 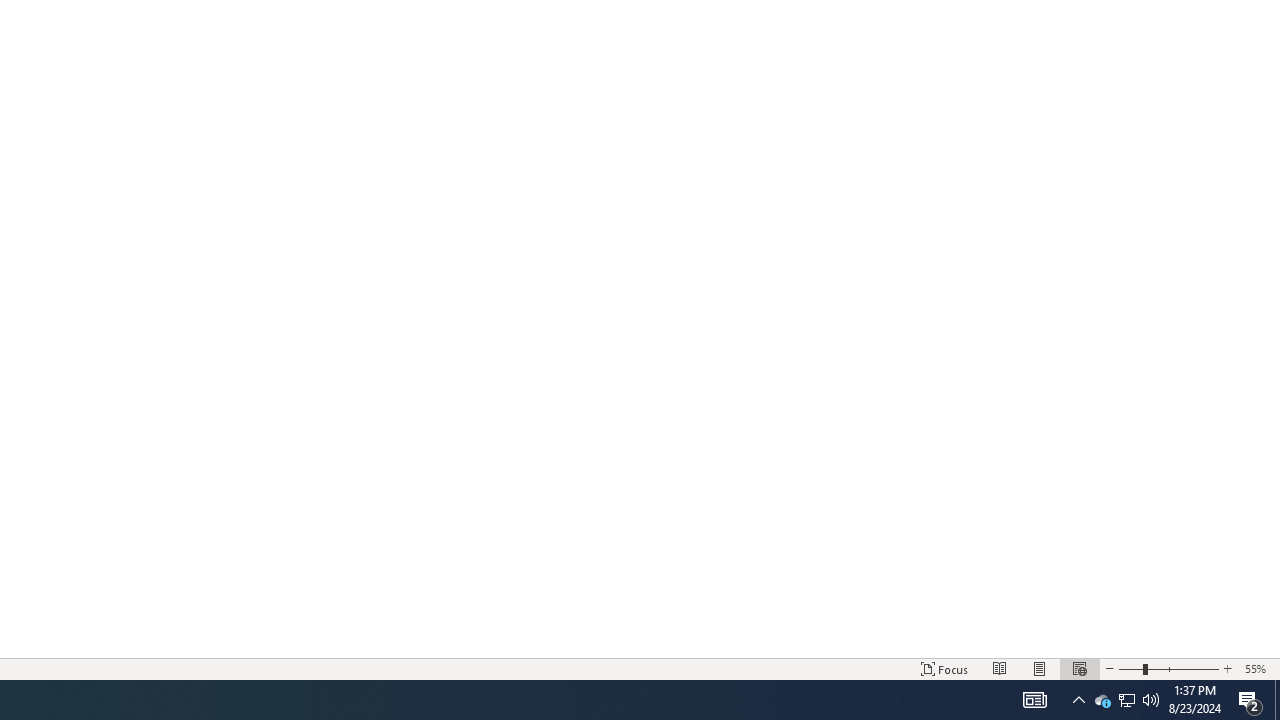 What do you see at coordinates (1168, 669) in the screenshot?
I see `'Zoom'` at bounding box center [1168, 669].